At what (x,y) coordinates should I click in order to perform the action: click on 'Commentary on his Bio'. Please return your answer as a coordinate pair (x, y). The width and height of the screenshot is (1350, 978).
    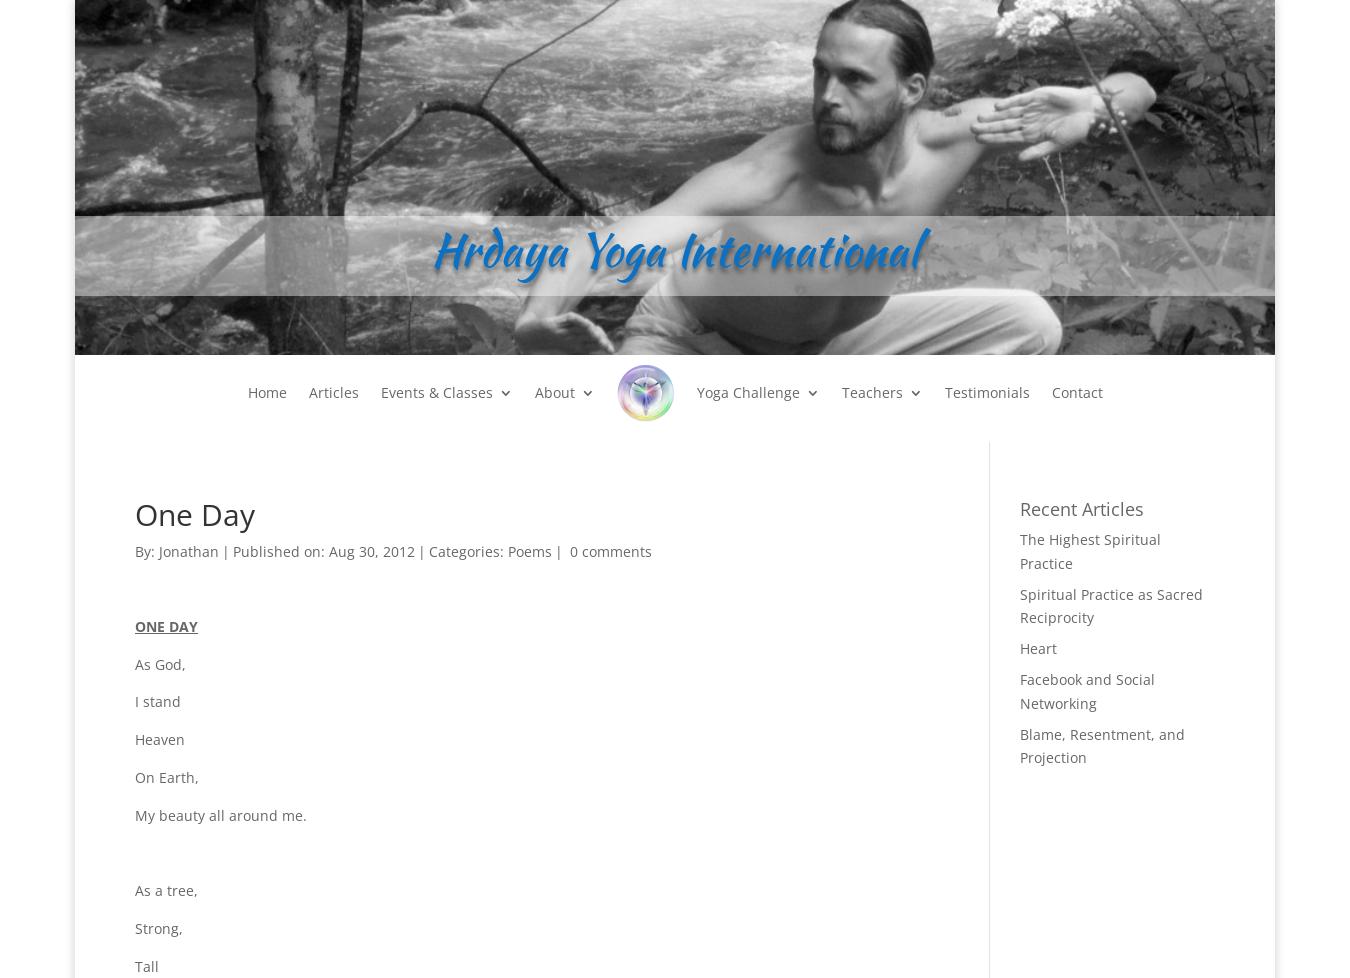
    Looking at the image, I should click on (1187, 471).